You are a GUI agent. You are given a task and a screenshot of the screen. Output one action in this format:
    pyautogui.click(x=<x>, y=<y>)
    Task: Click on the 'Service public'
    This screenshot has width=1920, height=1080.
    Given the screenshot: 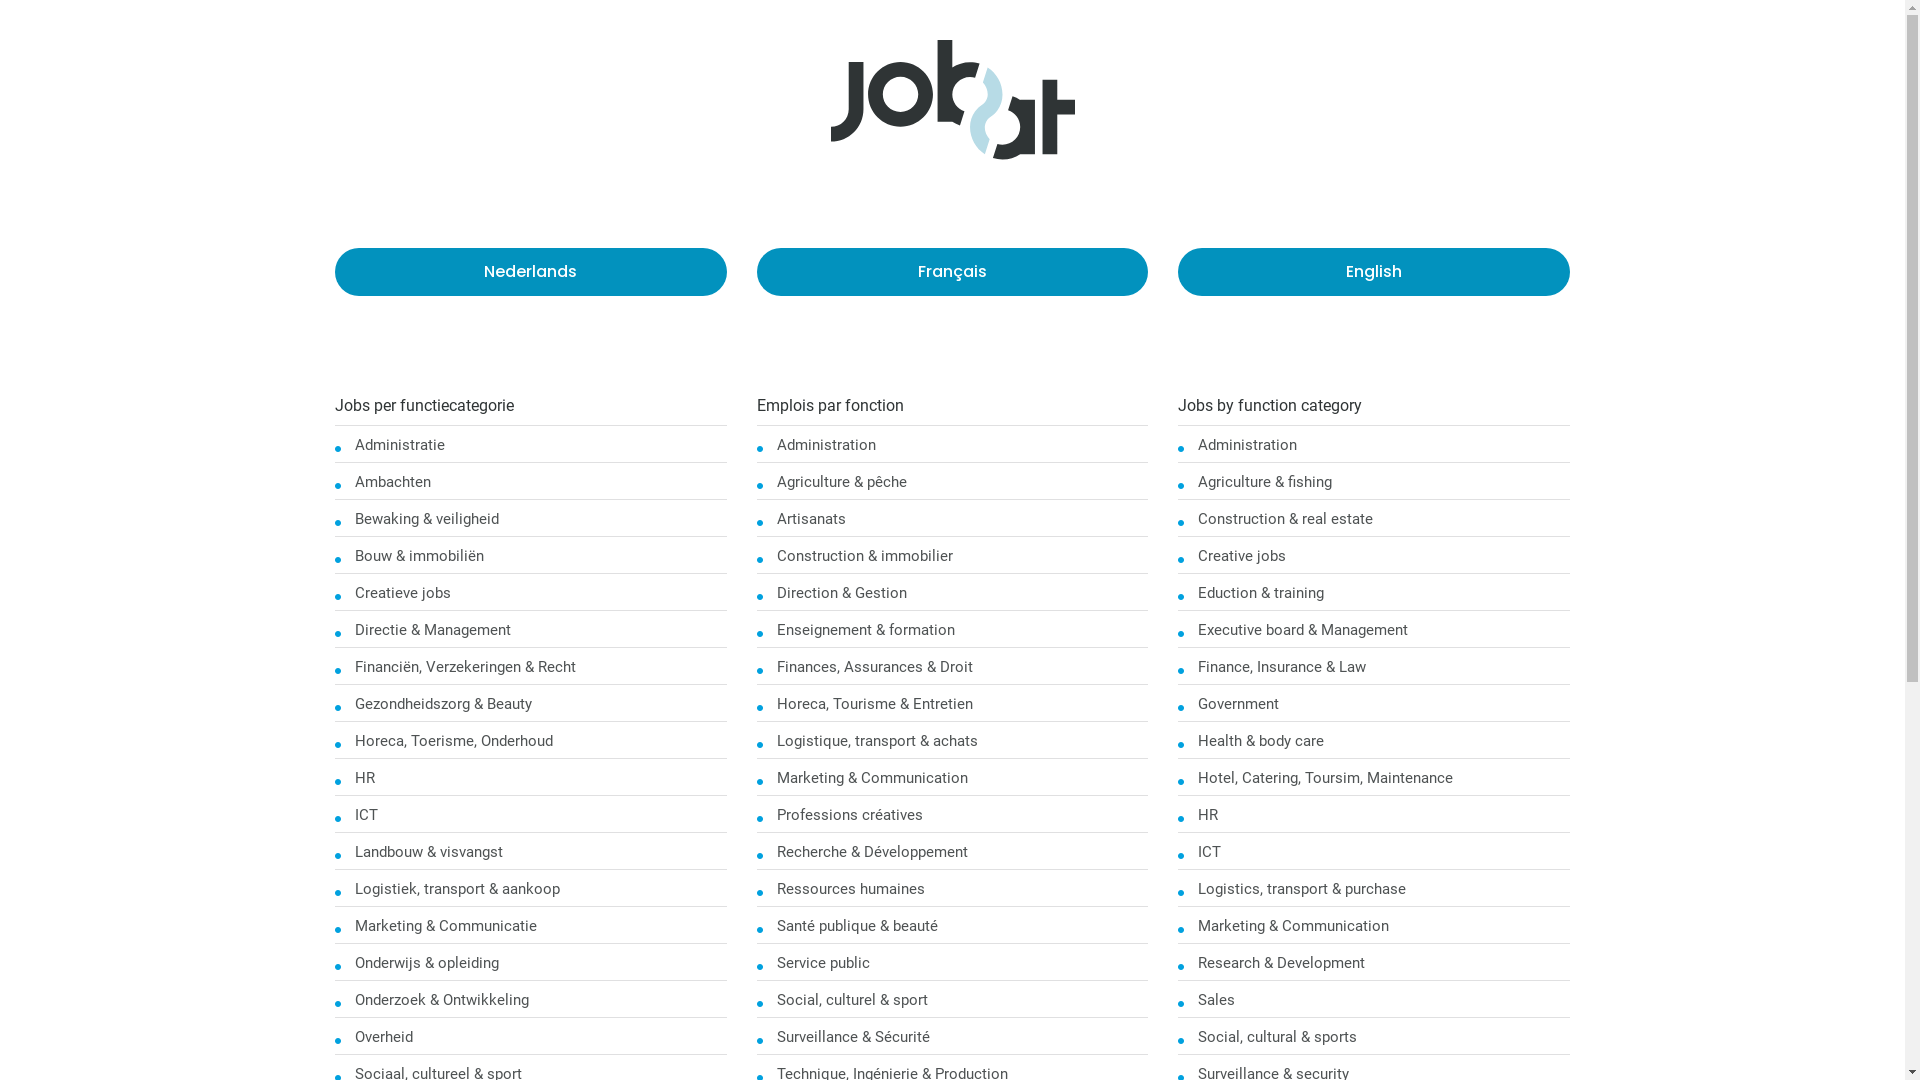 What is the action you would take?
    pyautogui.click(x=823, y=962)
    